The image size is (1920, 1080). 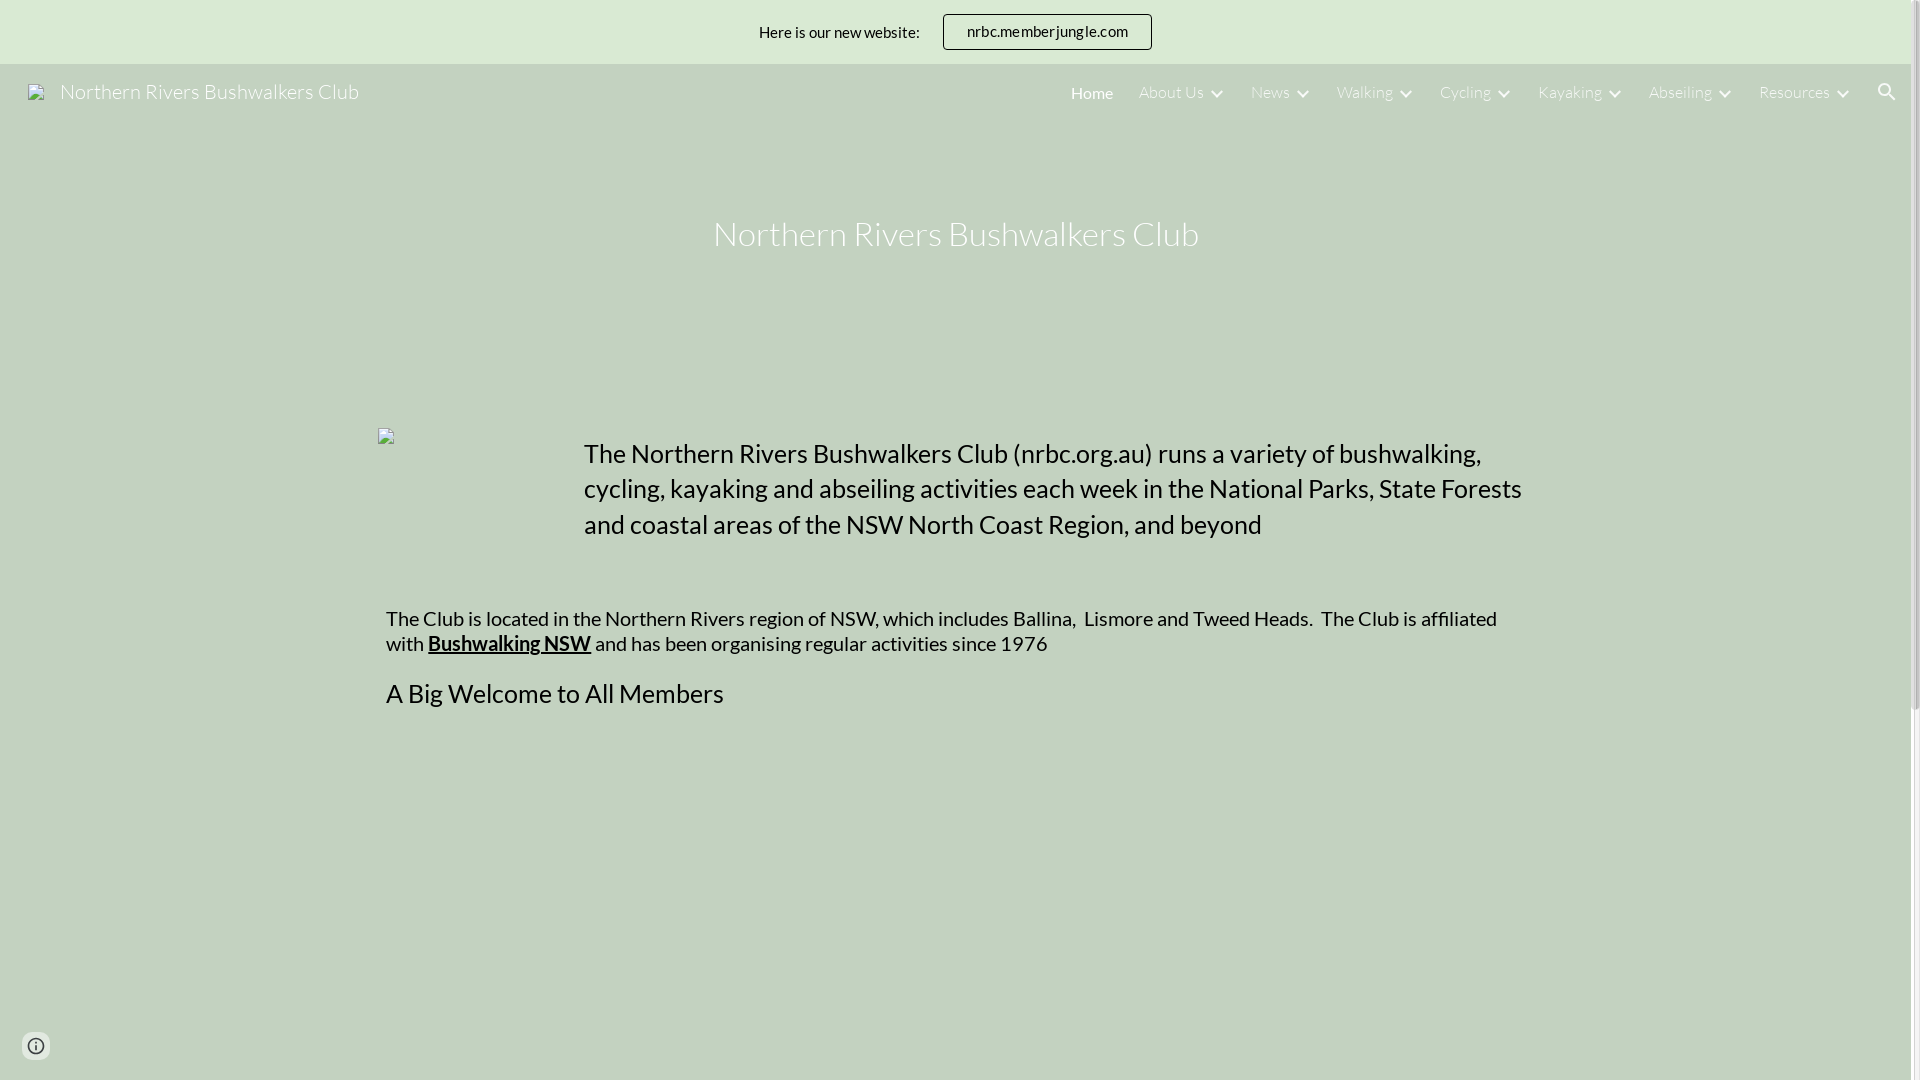 What do you see at coordinates (1680, 92) in the screenshot?
I see `'Abseiling'` at bounding box center [1680, 92].